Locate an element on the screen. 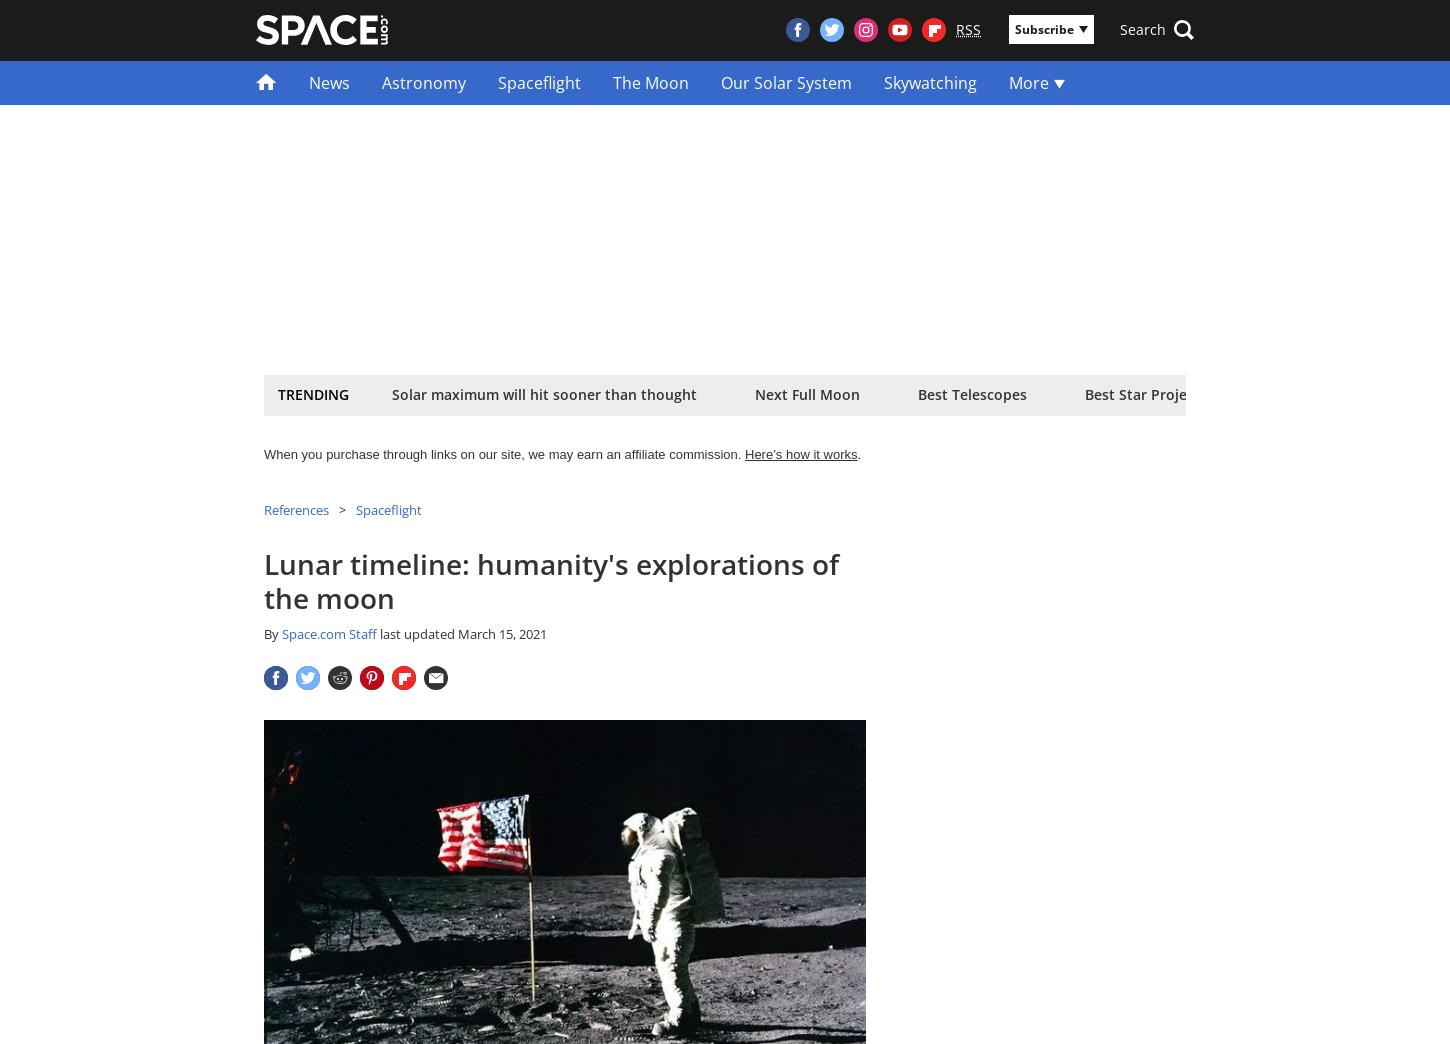  '$28.75' is located at coordinates (565, 405).